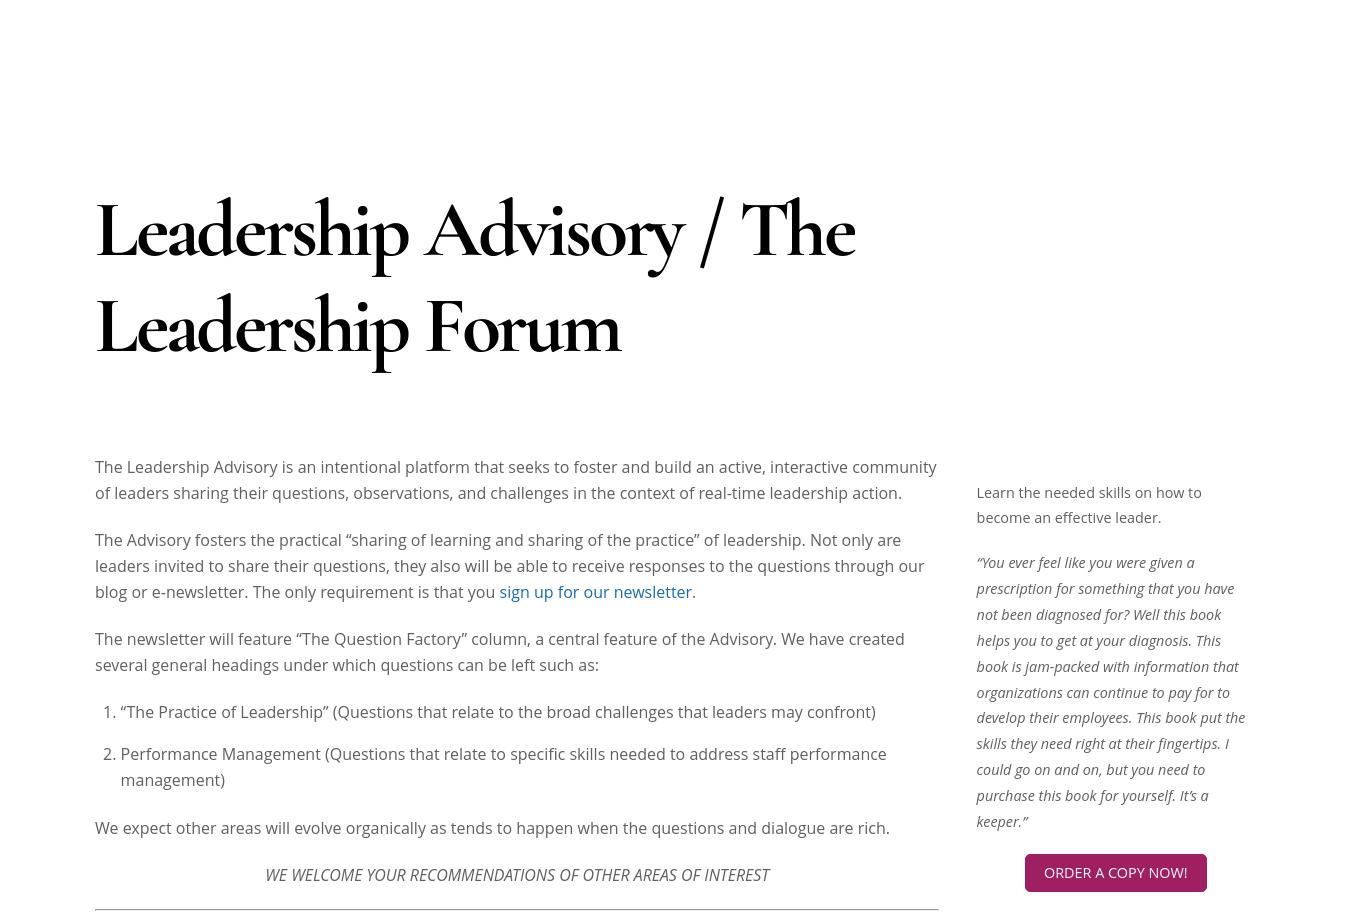  Describe the element at coordinates (1114, 522) in the screenshot. I see `'MORE EVENTS'` at that location.